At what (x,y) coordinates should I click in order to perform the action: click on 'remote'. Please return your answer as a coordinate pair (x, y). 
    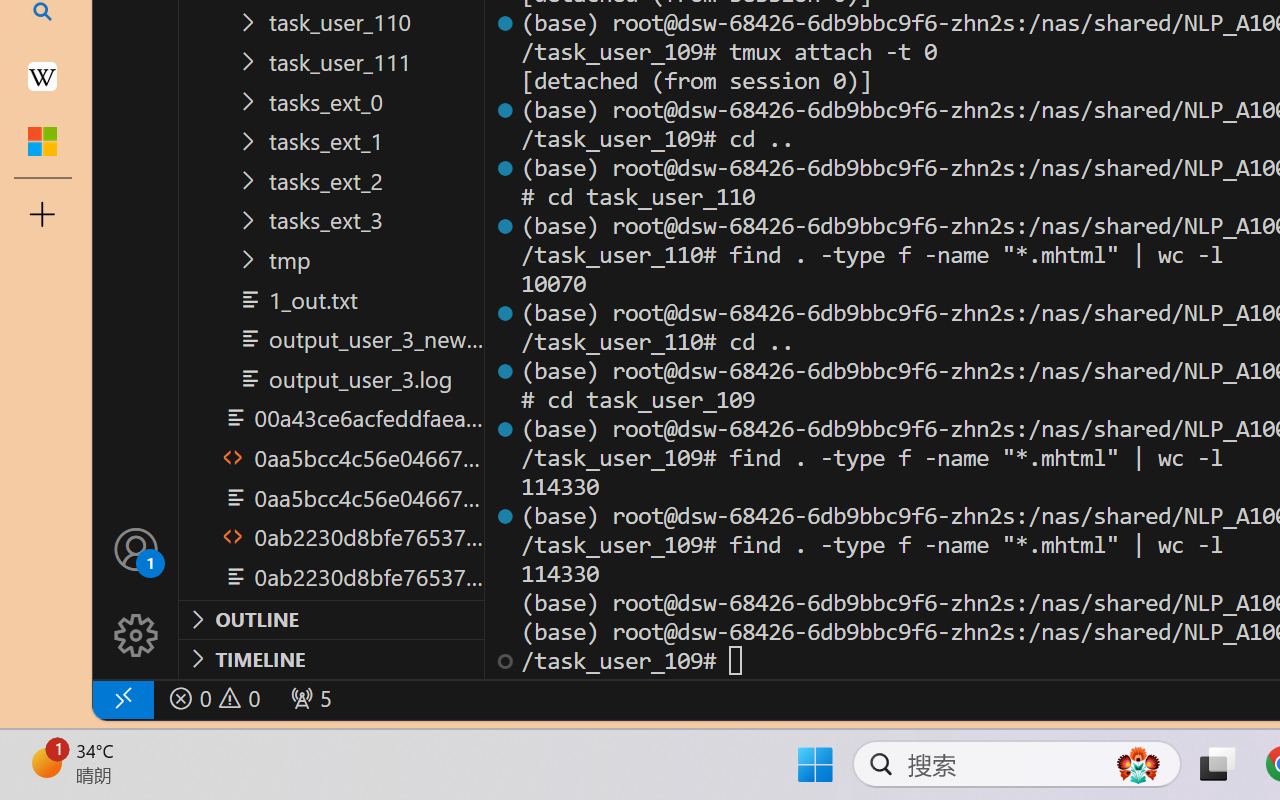
    Looking at the image, I should click on (121, 698).